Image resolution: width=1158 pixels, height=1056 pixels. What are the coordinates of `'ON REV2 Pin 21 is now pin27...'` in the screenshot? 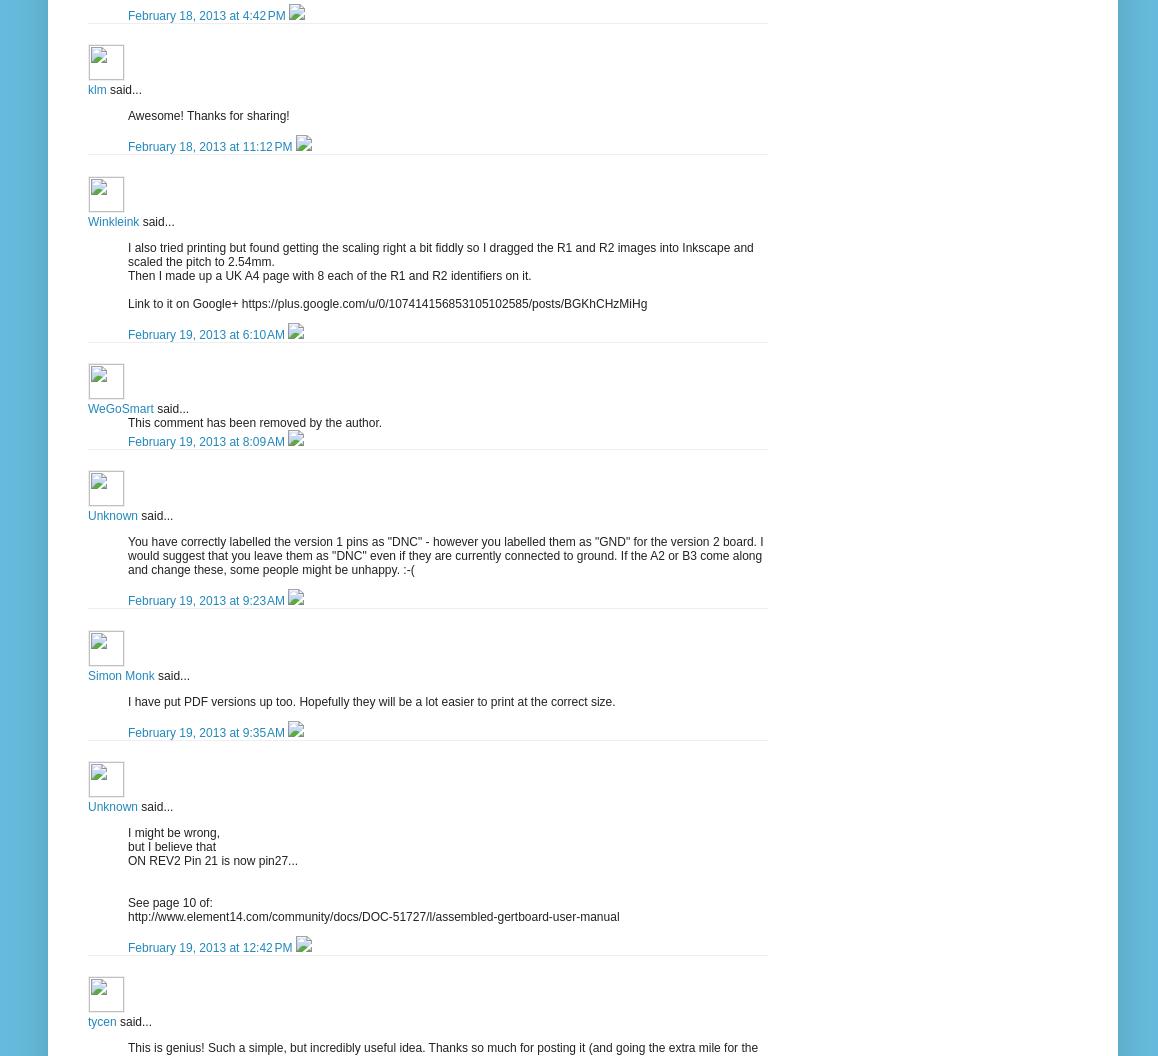 It's located at (212, 859).